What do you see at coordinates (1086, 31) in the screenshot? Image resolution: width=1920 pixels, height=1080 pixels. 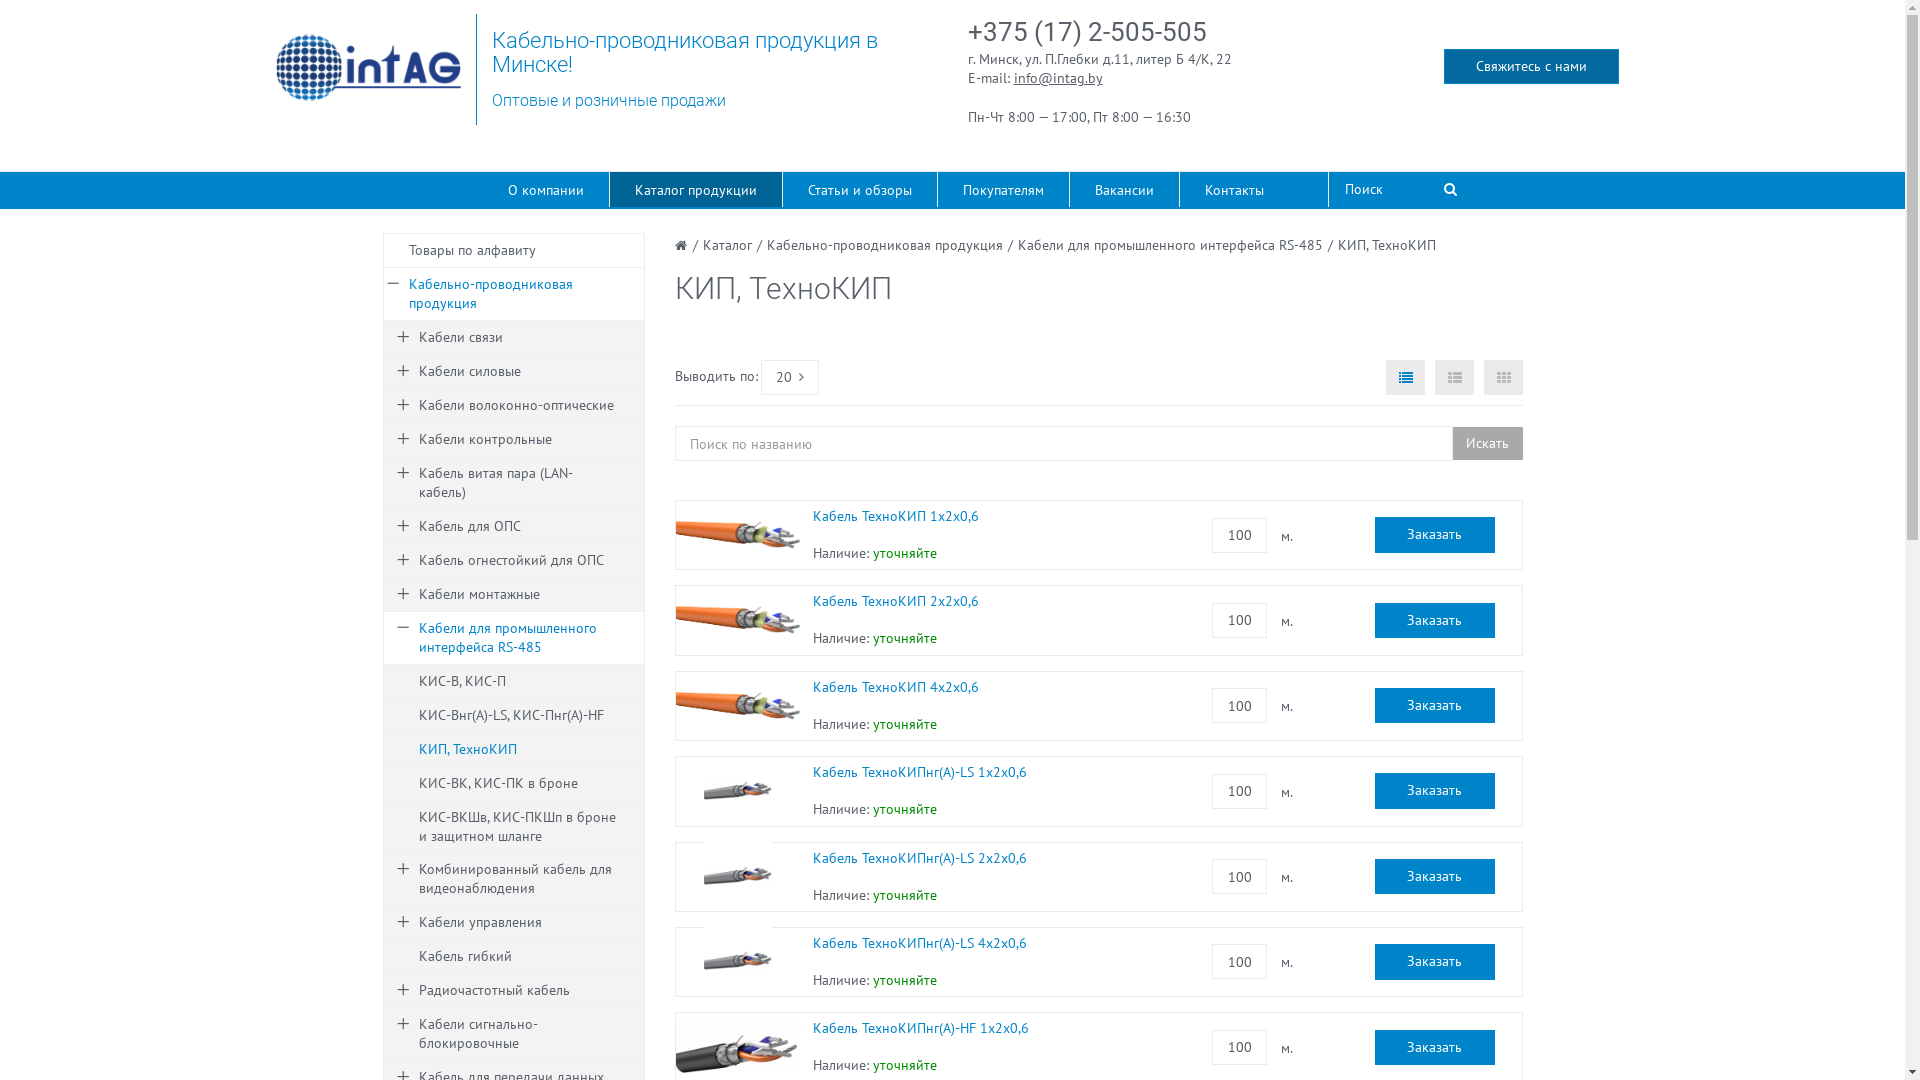 I see `'+375 (17) 2-505-505'` at bounding box center [1086, 31].